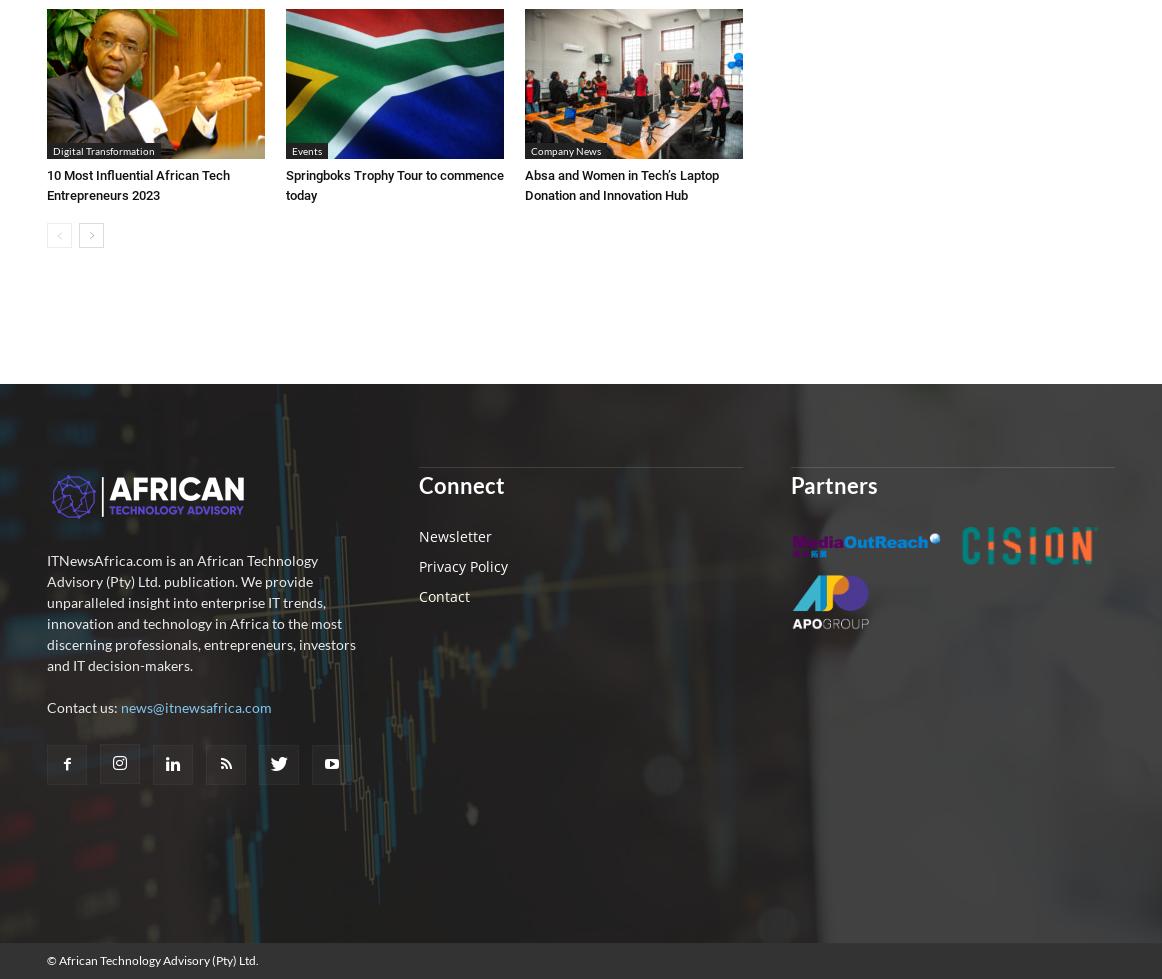  Describe the element at coordinates (51, 149) in the screenshot. I see `'Digital Transformation'` at that location.